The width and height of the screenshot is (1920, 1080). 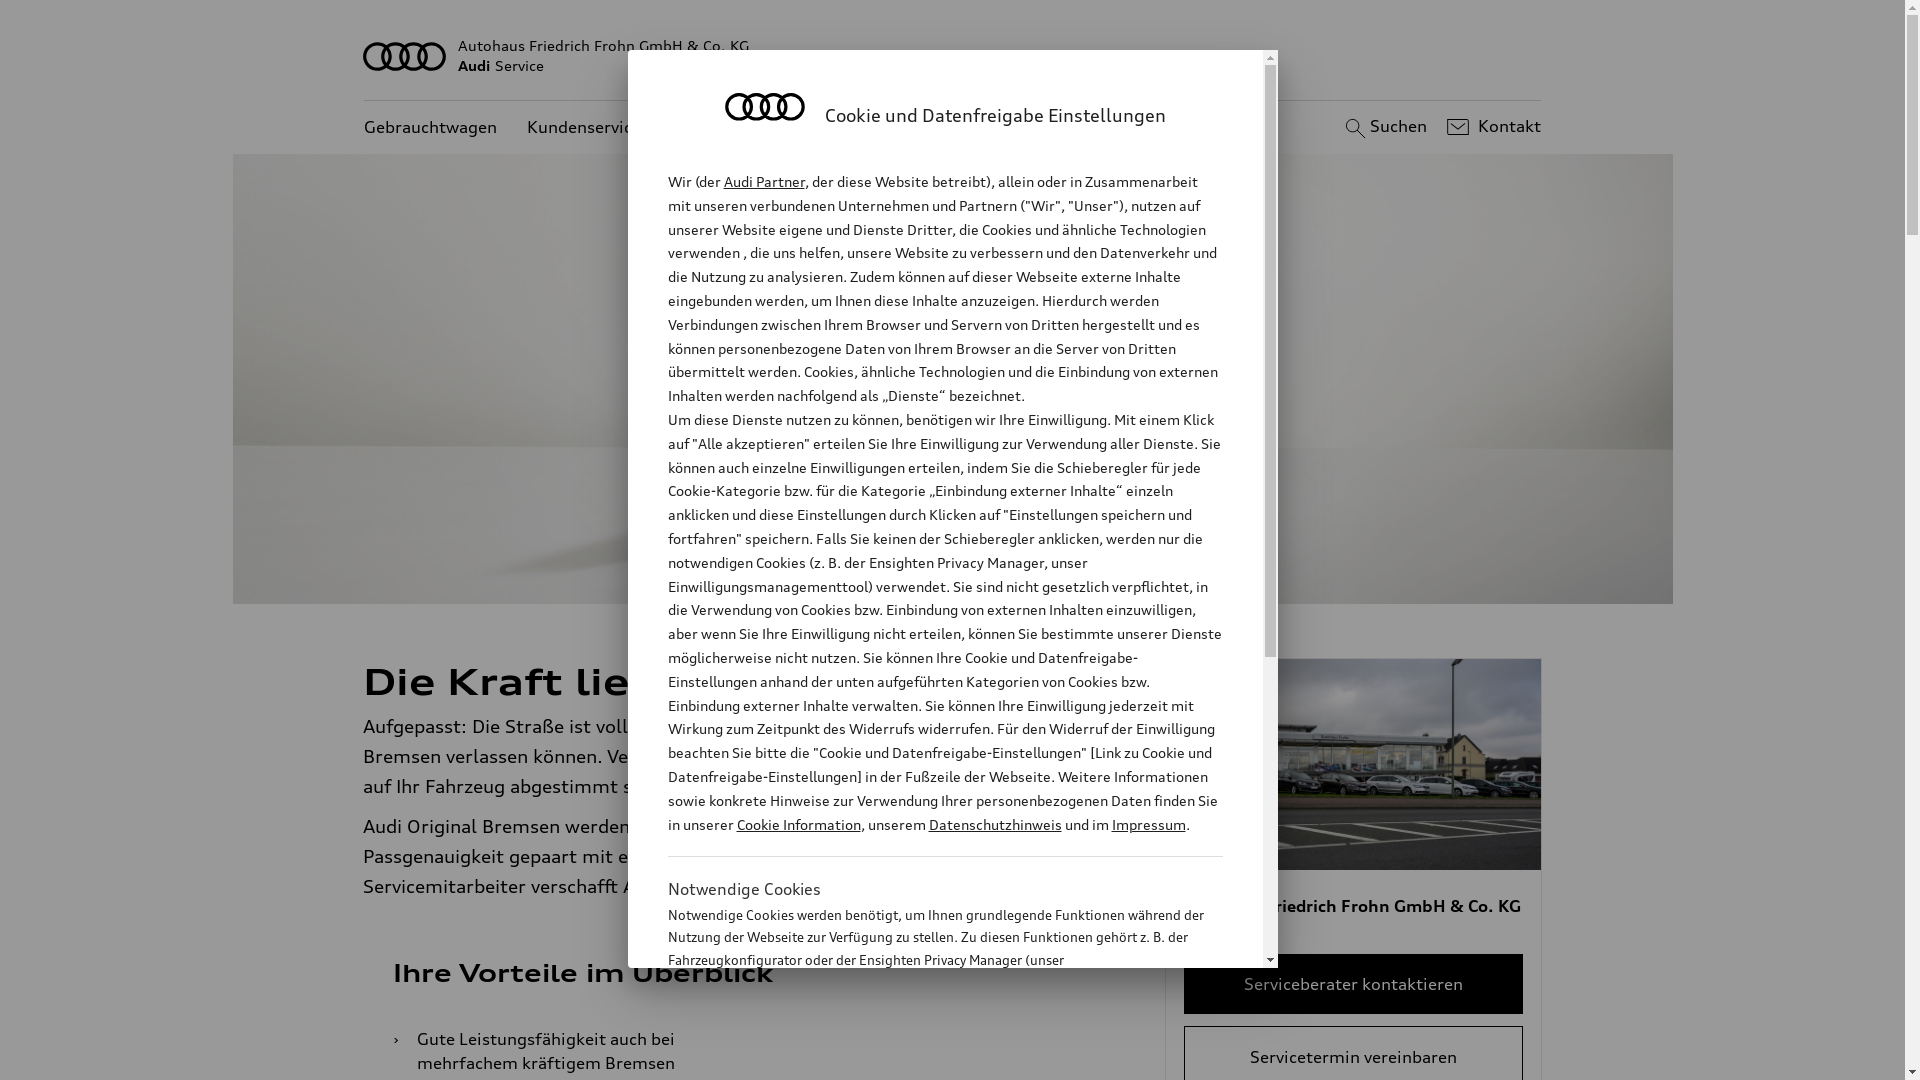 I want to click on 'Serviceberater kontaktieren', so click(x=1353, y=982).